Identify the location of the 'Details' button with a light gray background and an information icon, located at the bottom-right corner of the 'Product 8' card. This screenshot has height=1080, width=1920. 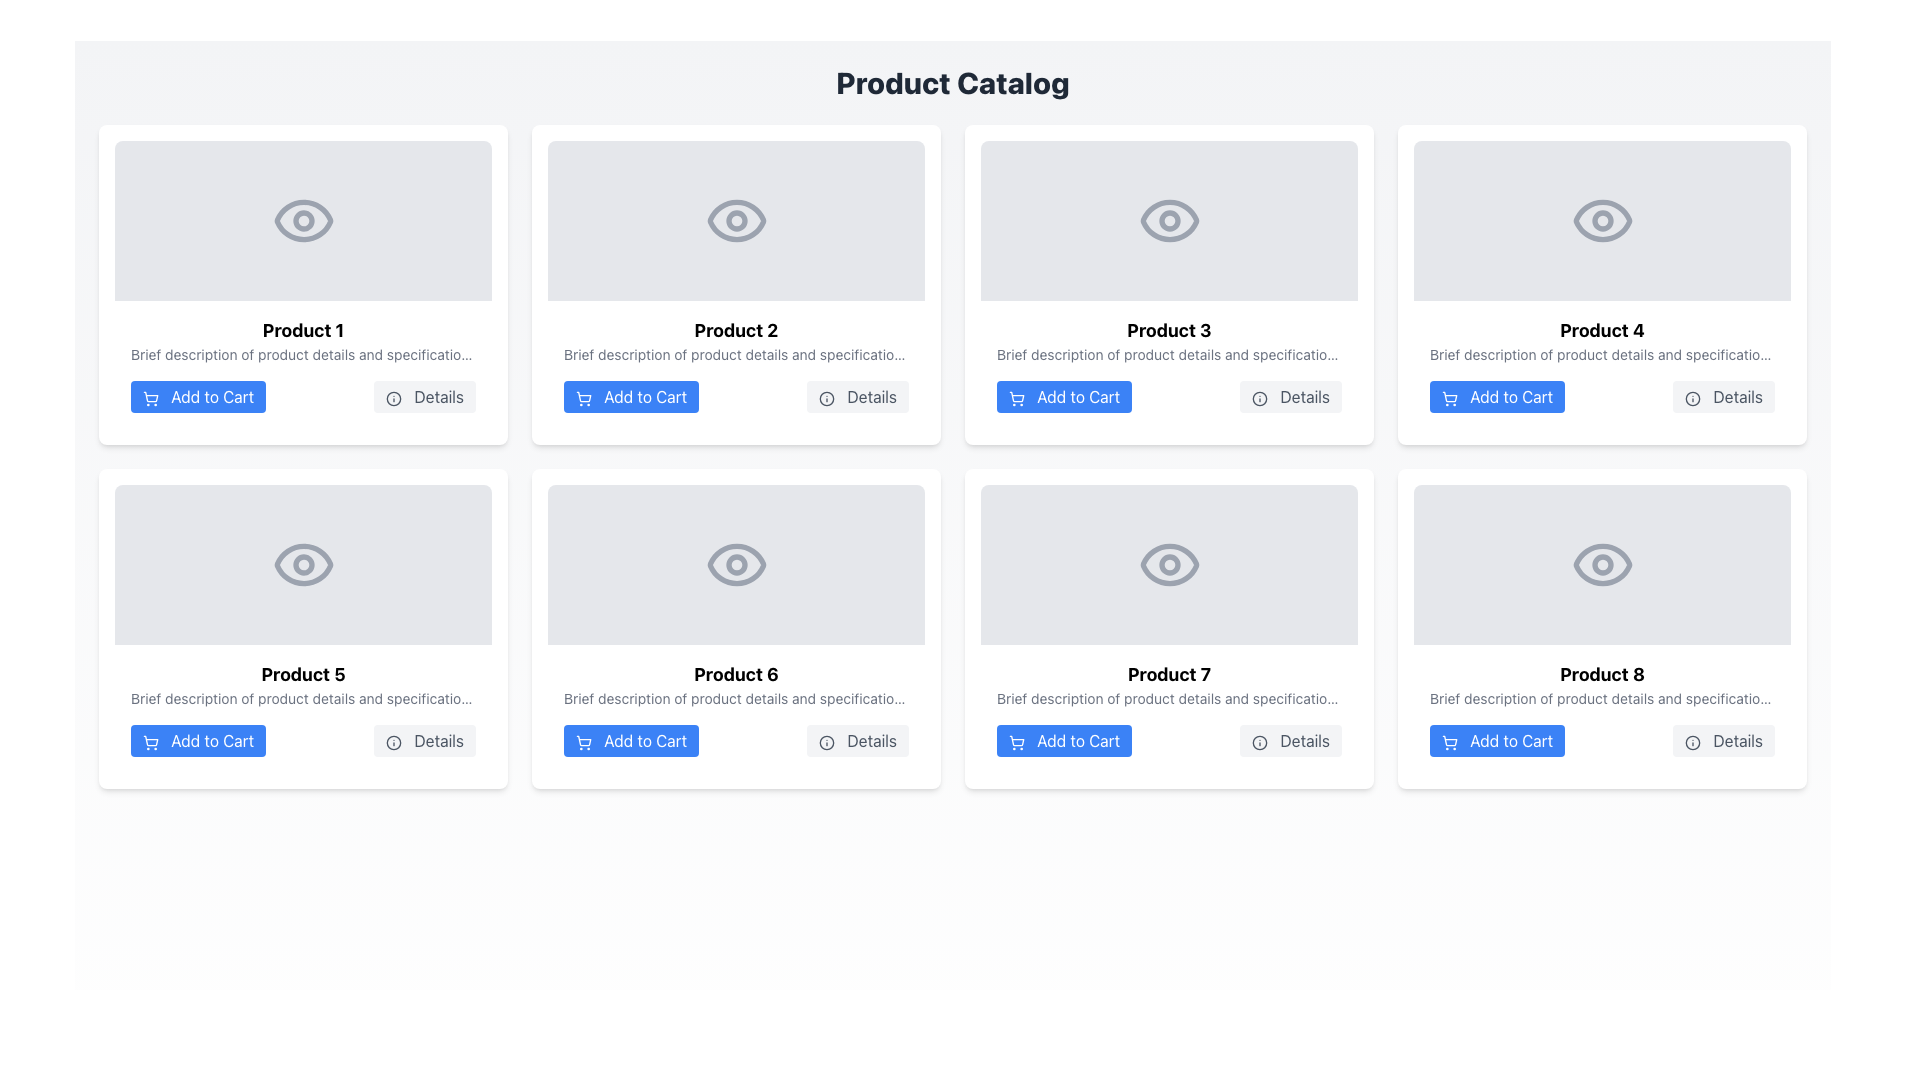
(1723, 740).